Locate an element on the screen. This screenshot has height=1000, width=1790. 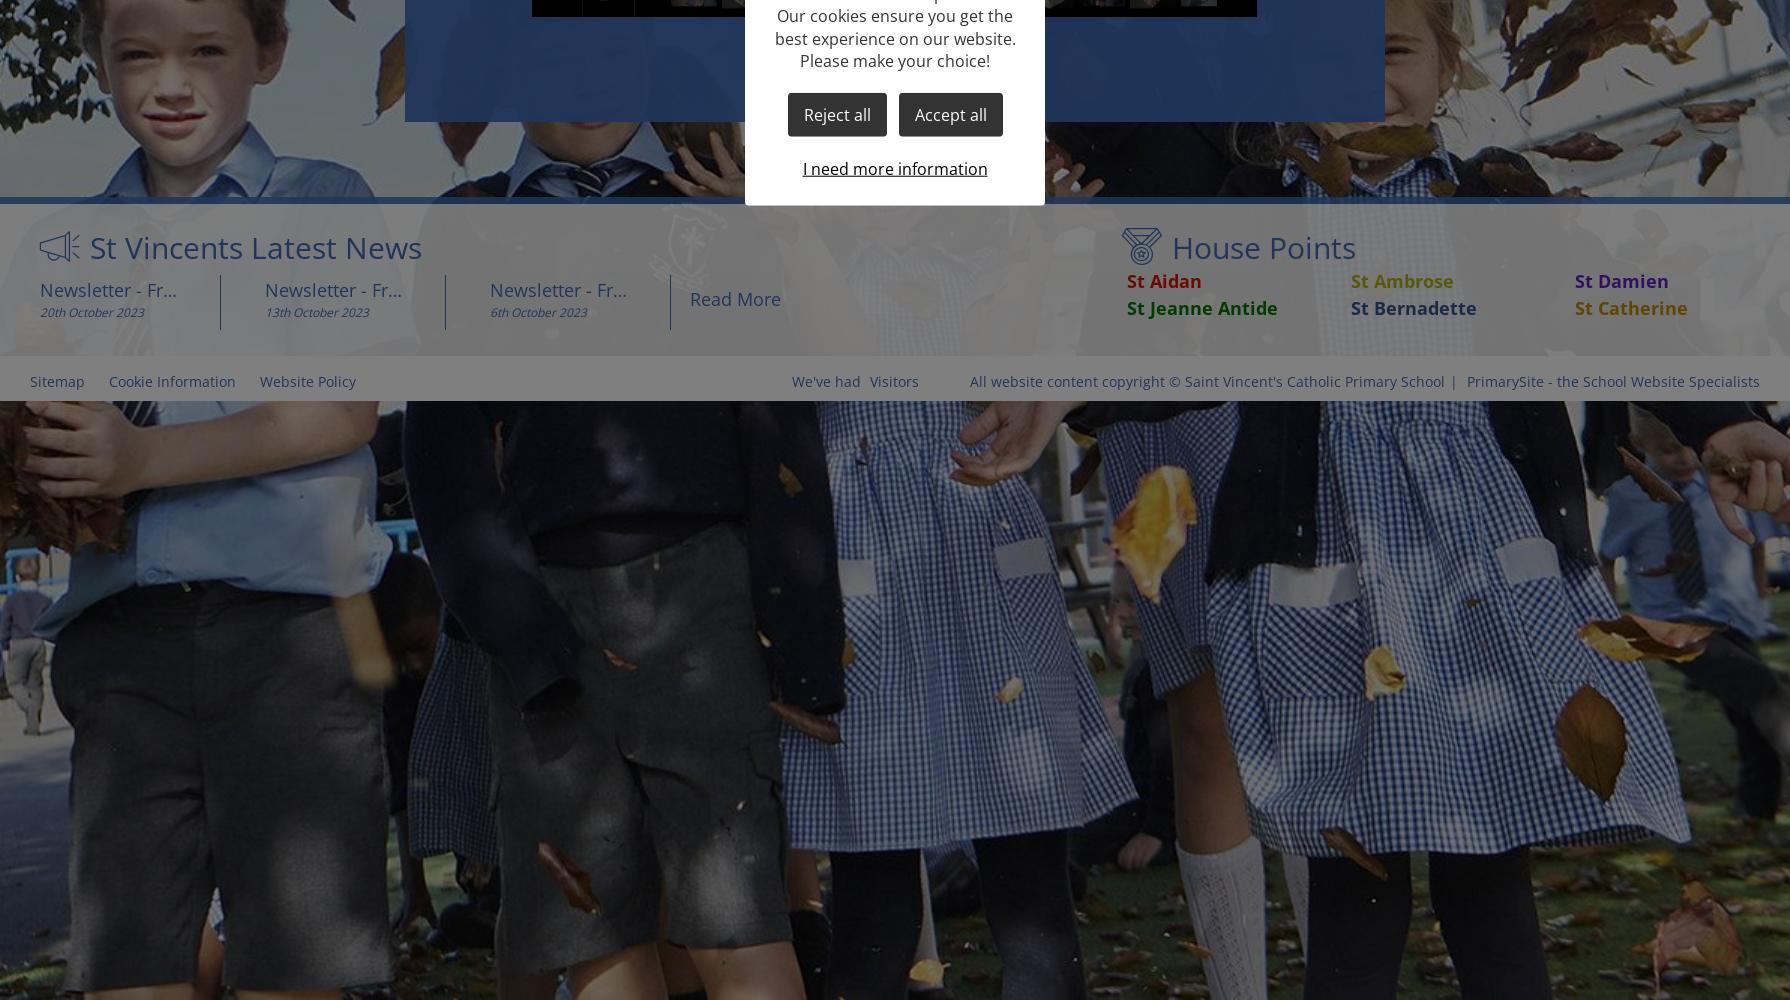
'Our cookies ensure you get the best experience on our website.' is located at coordinates (893, 27).